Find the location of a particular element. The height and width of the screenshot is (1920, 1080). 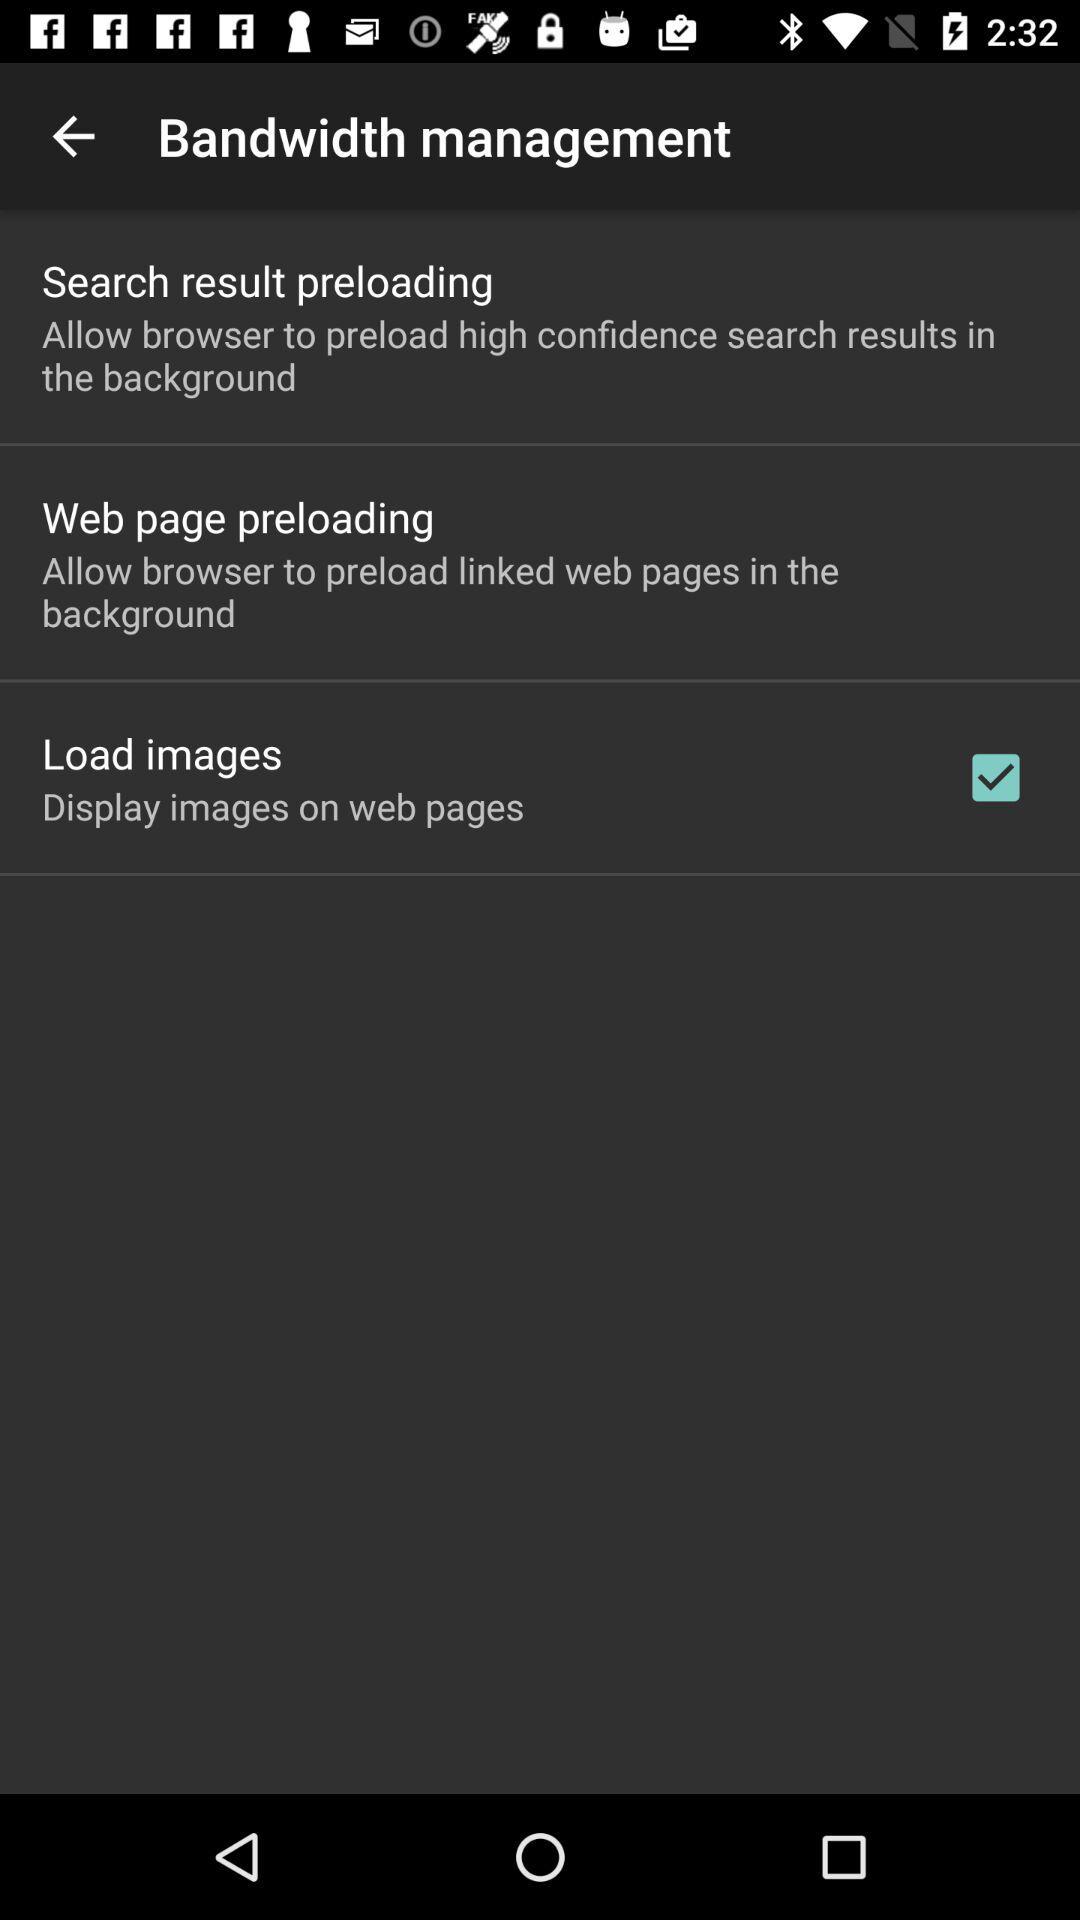

the load images is located at coordinates (161, 752).